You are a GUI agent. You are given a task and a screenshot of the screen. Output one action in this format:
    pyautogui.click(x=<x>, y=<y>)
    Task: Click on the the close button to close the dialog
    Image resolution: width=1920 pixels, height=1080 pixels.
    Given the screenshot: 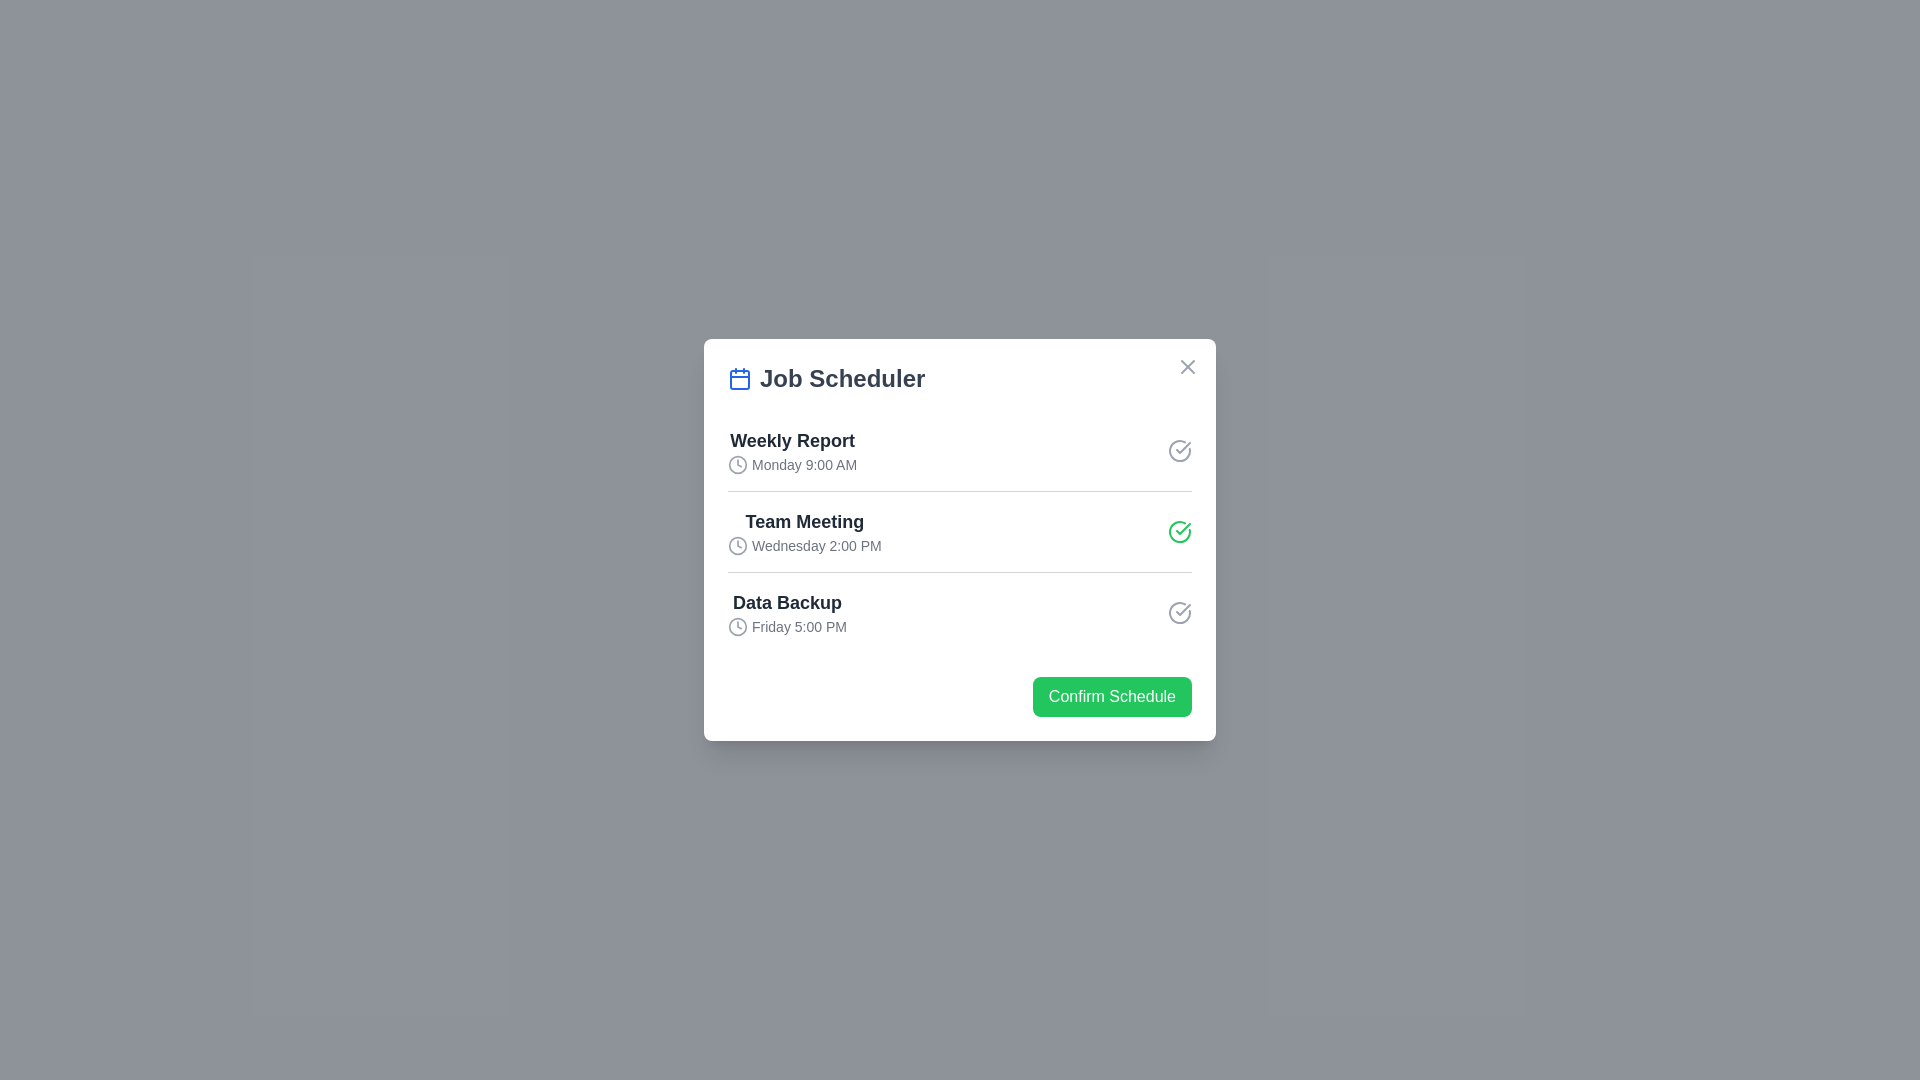 What is the action you would take?
    pyautogui.click(x=1188, y=366)
    